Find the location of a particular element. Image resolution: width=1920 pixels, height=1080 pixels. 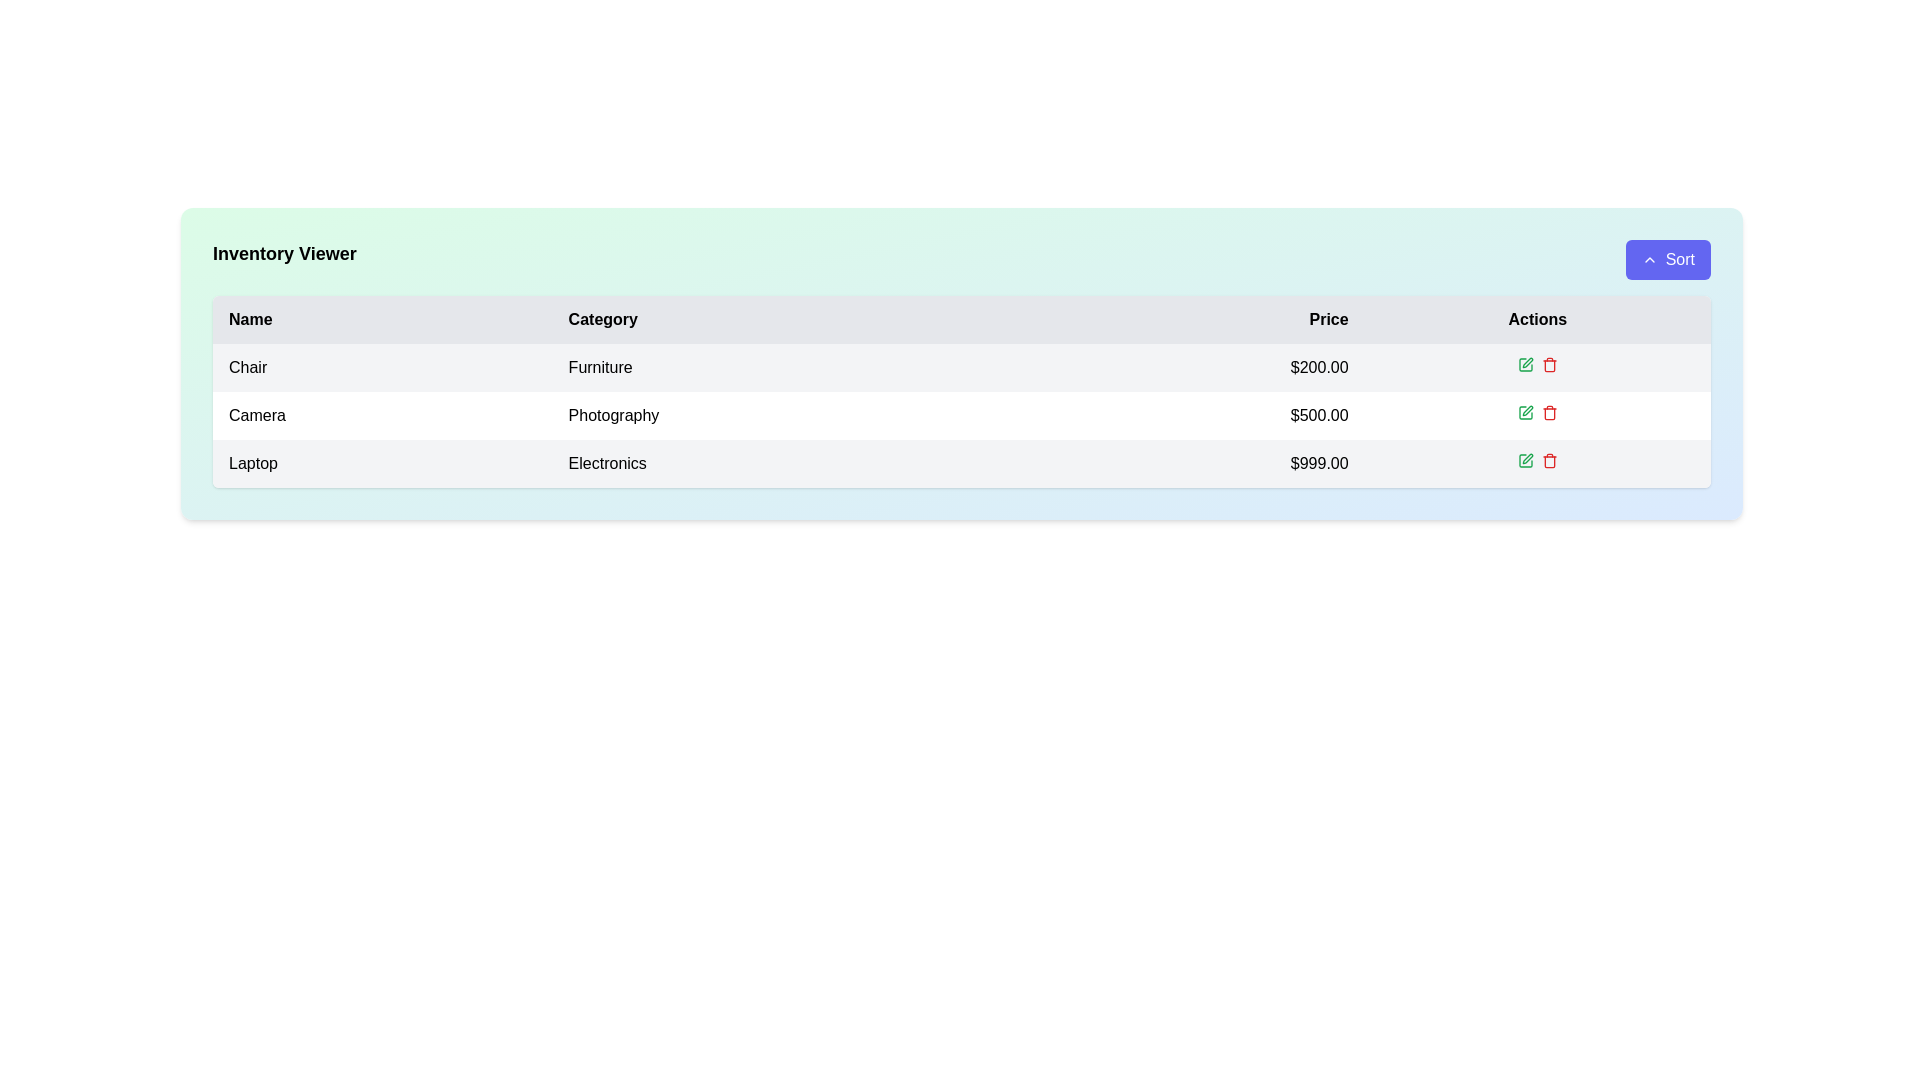

the edit icon button located in the 'Actions' column for the second item ('Camera') in the table to initiate an editing action is located at coordinates (1526, 410).